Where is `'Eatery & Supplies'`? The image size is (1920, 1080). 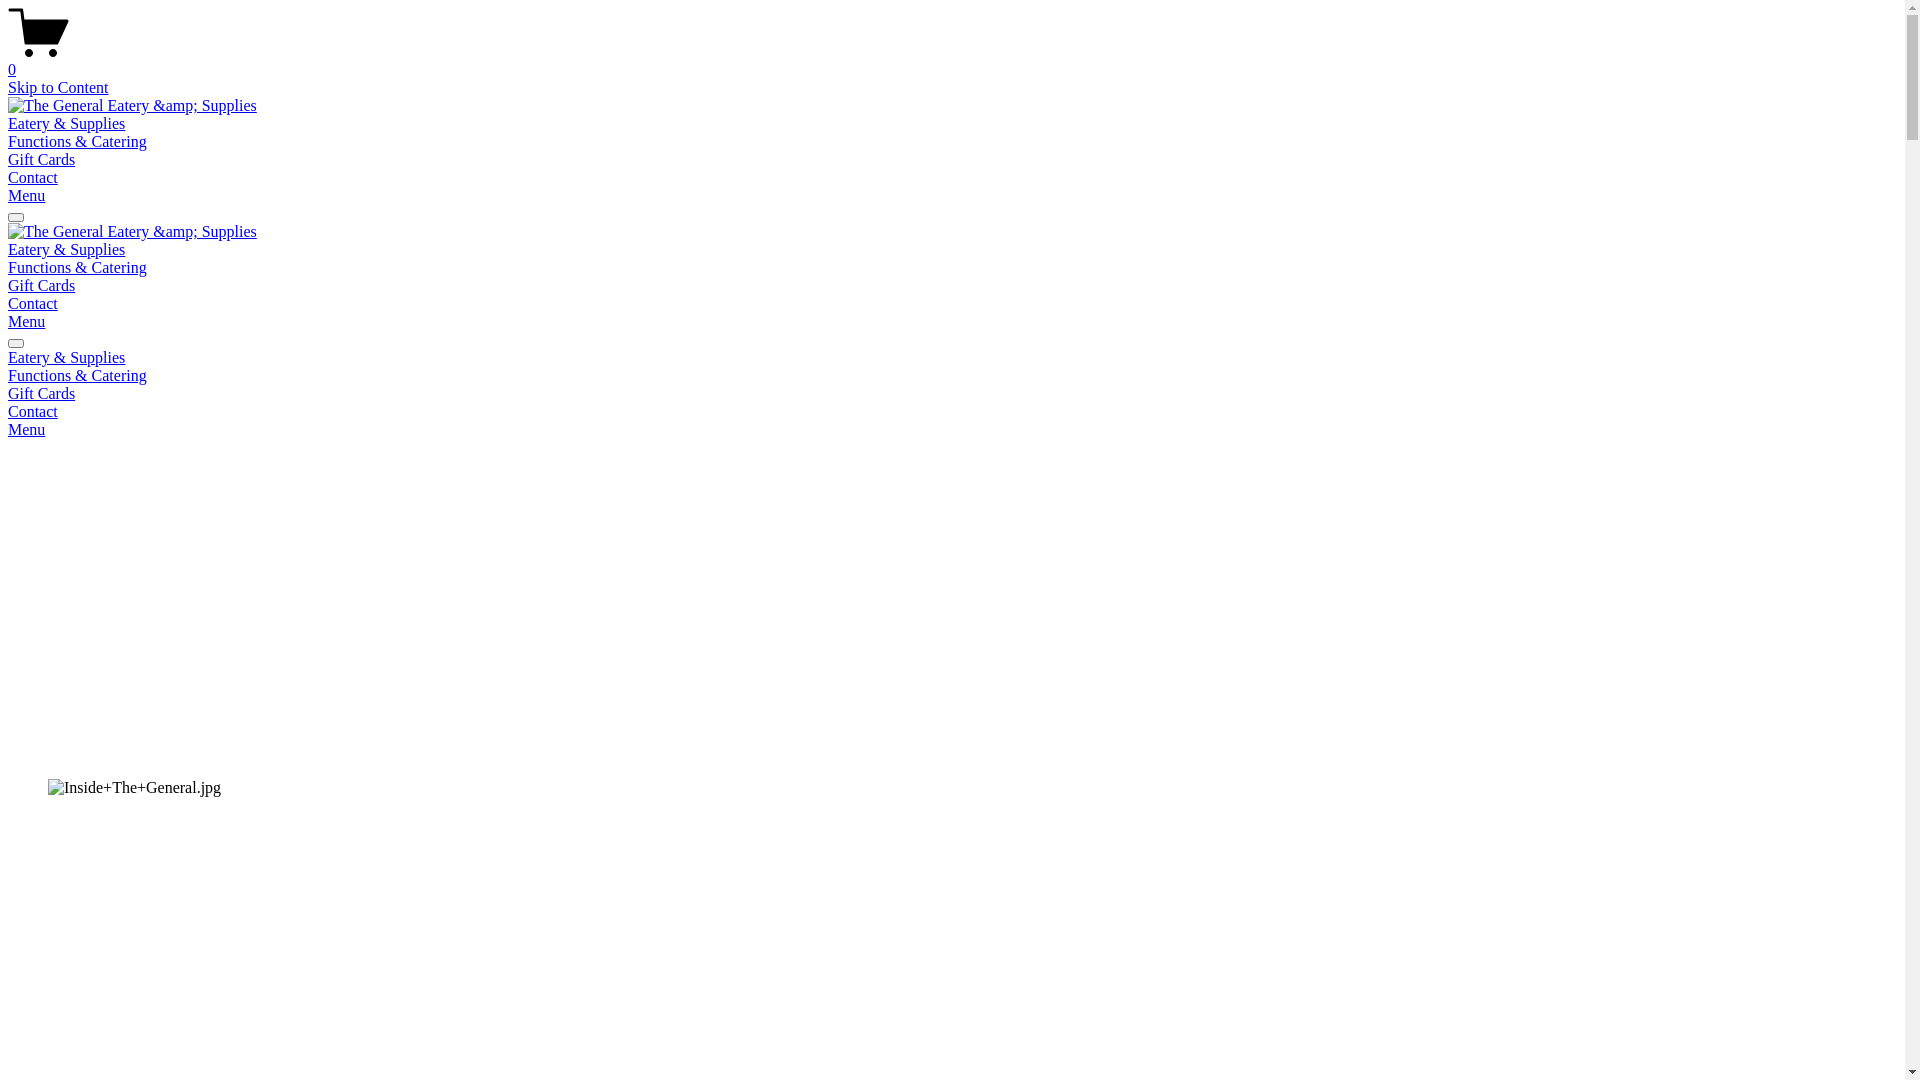
'Eatery & Supplies' is located at coordinates (8, 357).